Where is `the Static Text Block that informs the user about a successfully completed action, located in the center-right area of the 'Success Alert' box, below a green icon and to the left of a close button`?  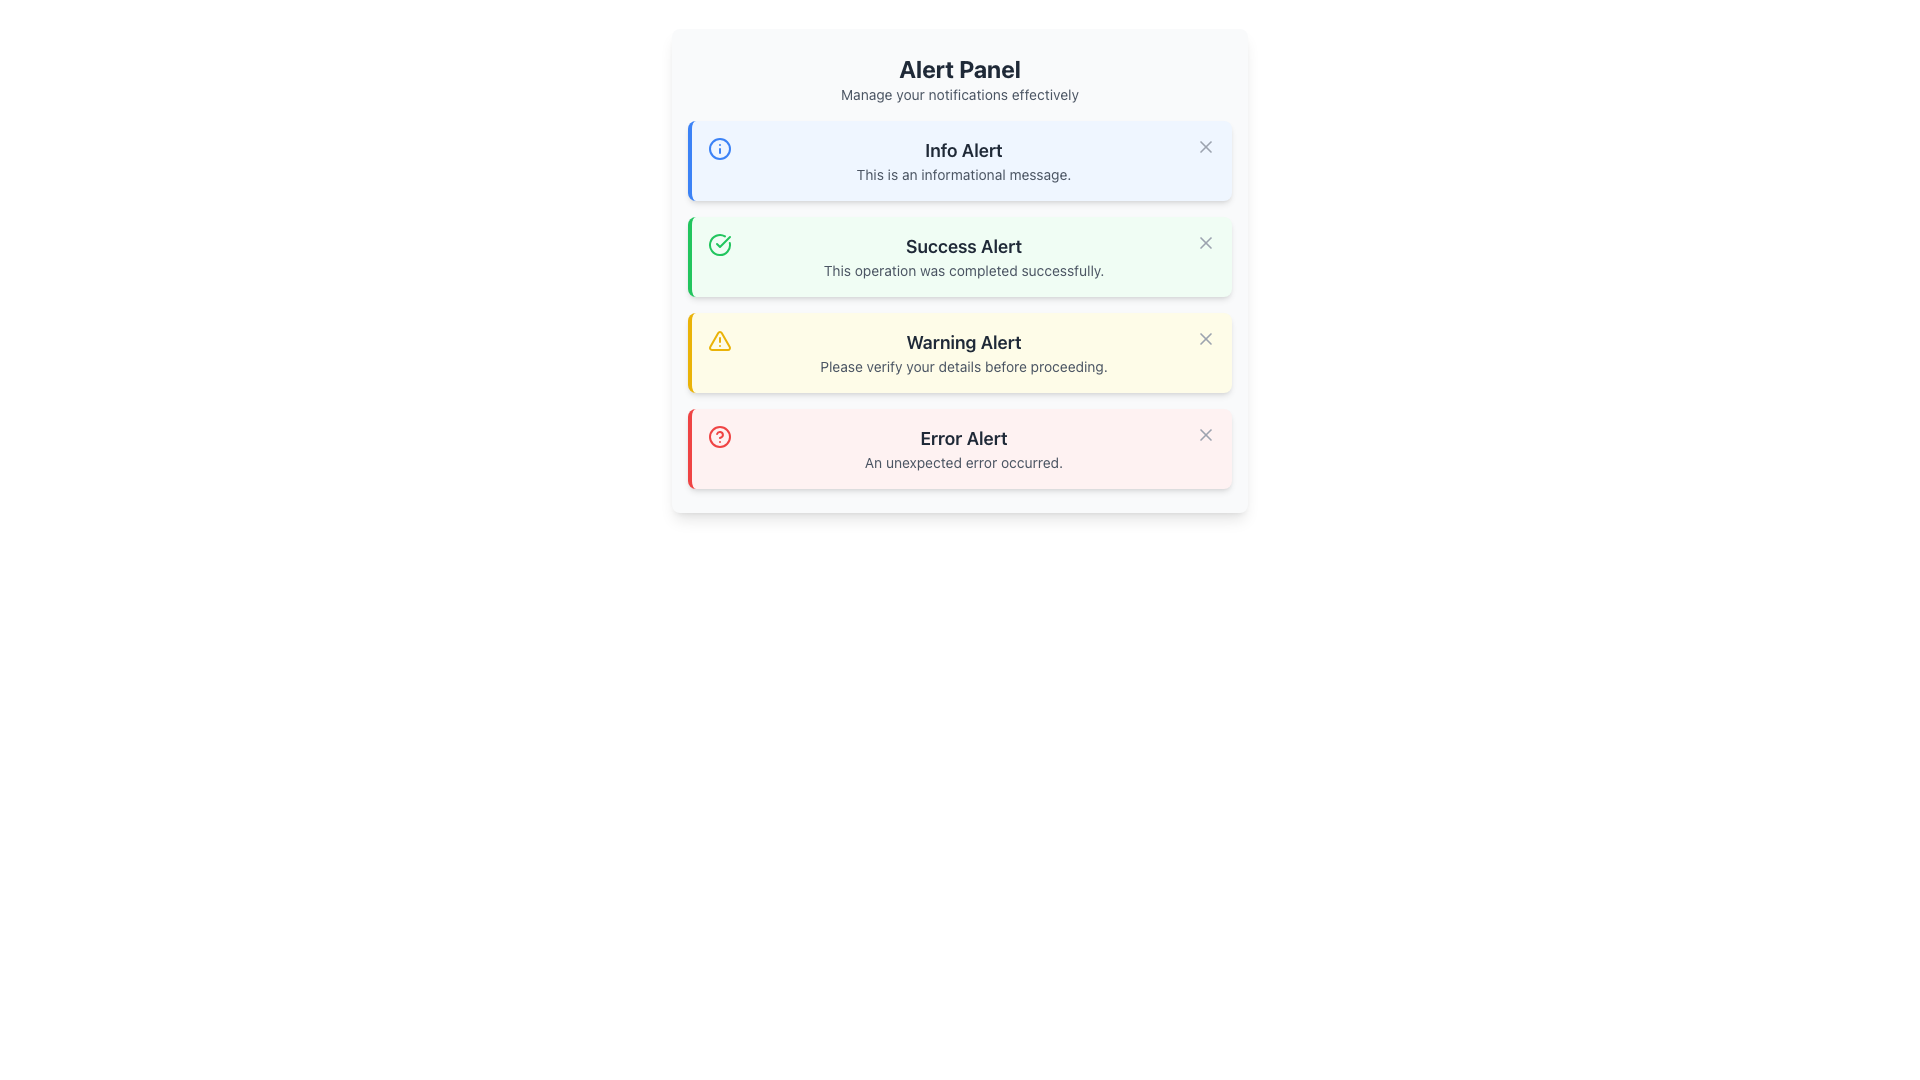 the Static Text Block that informs the user about a successfully completed action, located in the center-right area of the 'Success Alert' box, below a green icon and to the left of a close button is located at coordinates (964, 256).